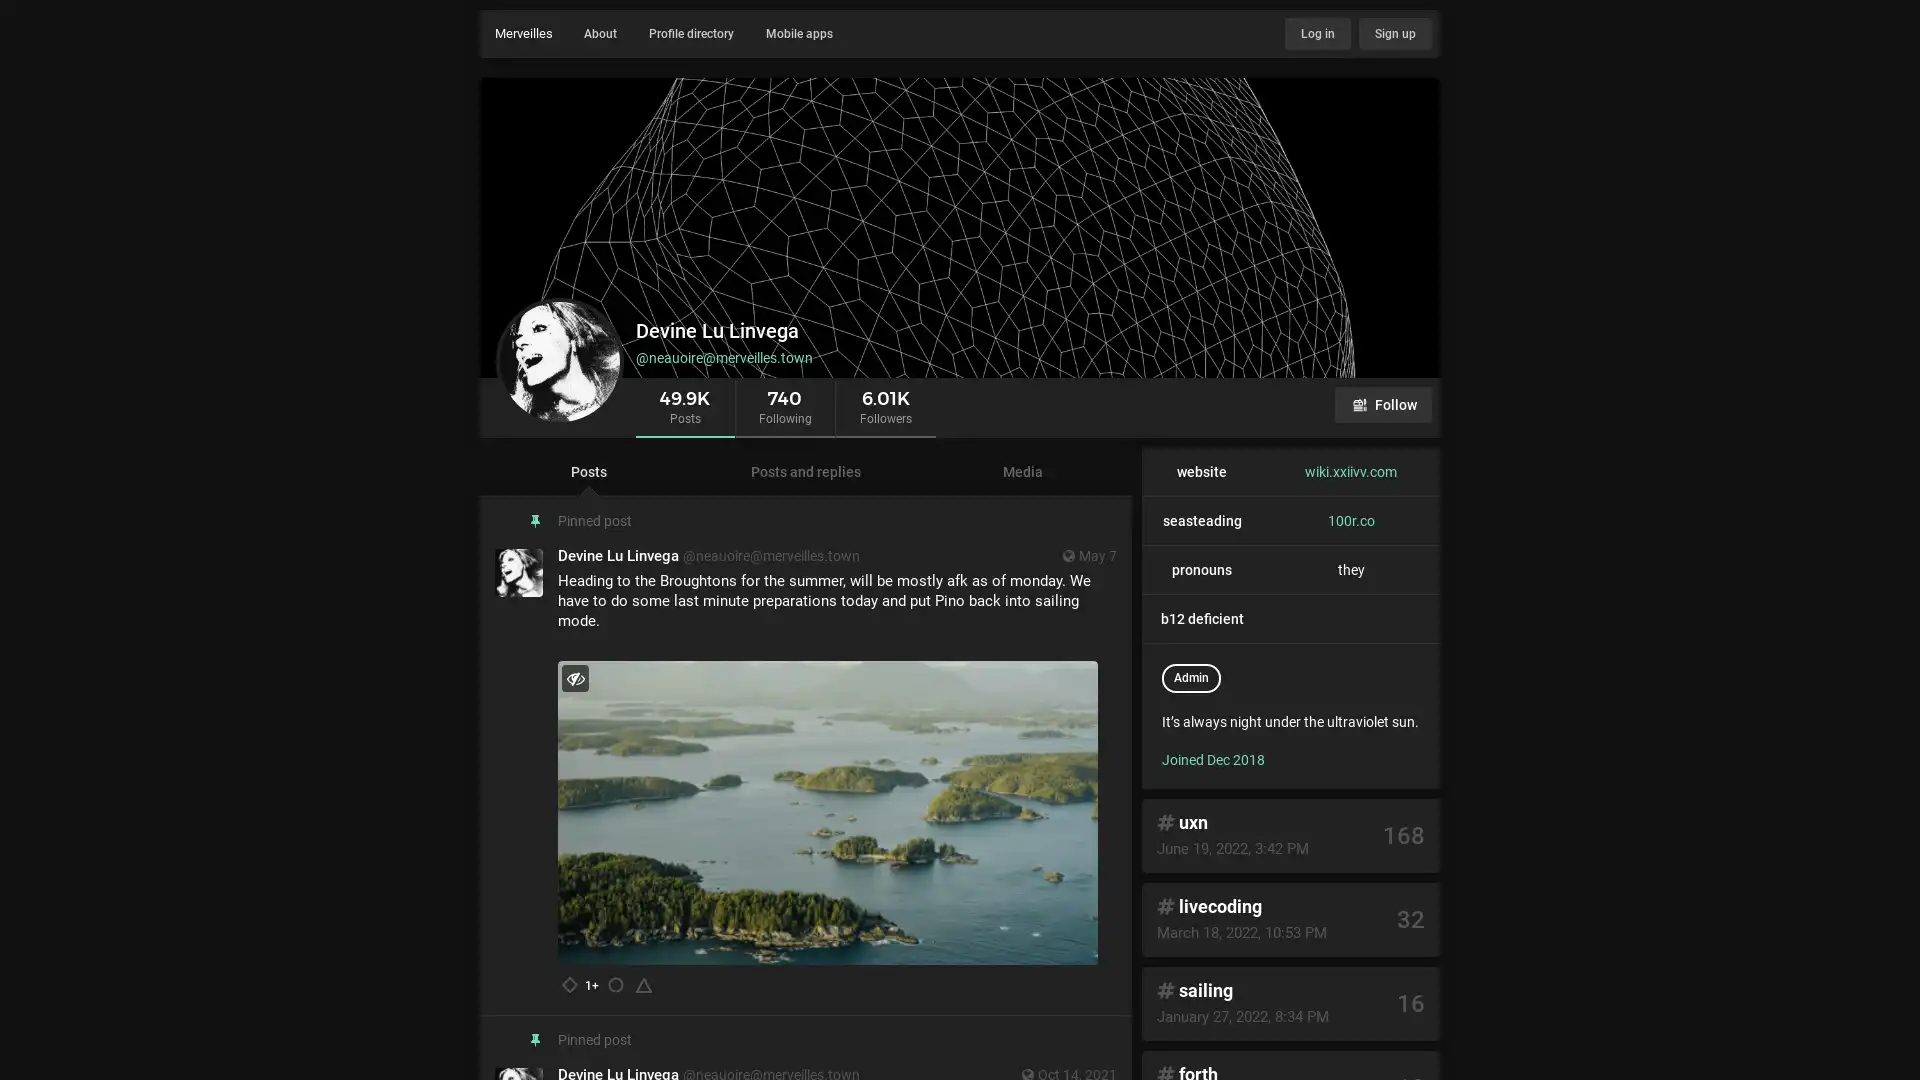 The image size is (1920, 1080). I want to click on Hide image, so click(574, 677).